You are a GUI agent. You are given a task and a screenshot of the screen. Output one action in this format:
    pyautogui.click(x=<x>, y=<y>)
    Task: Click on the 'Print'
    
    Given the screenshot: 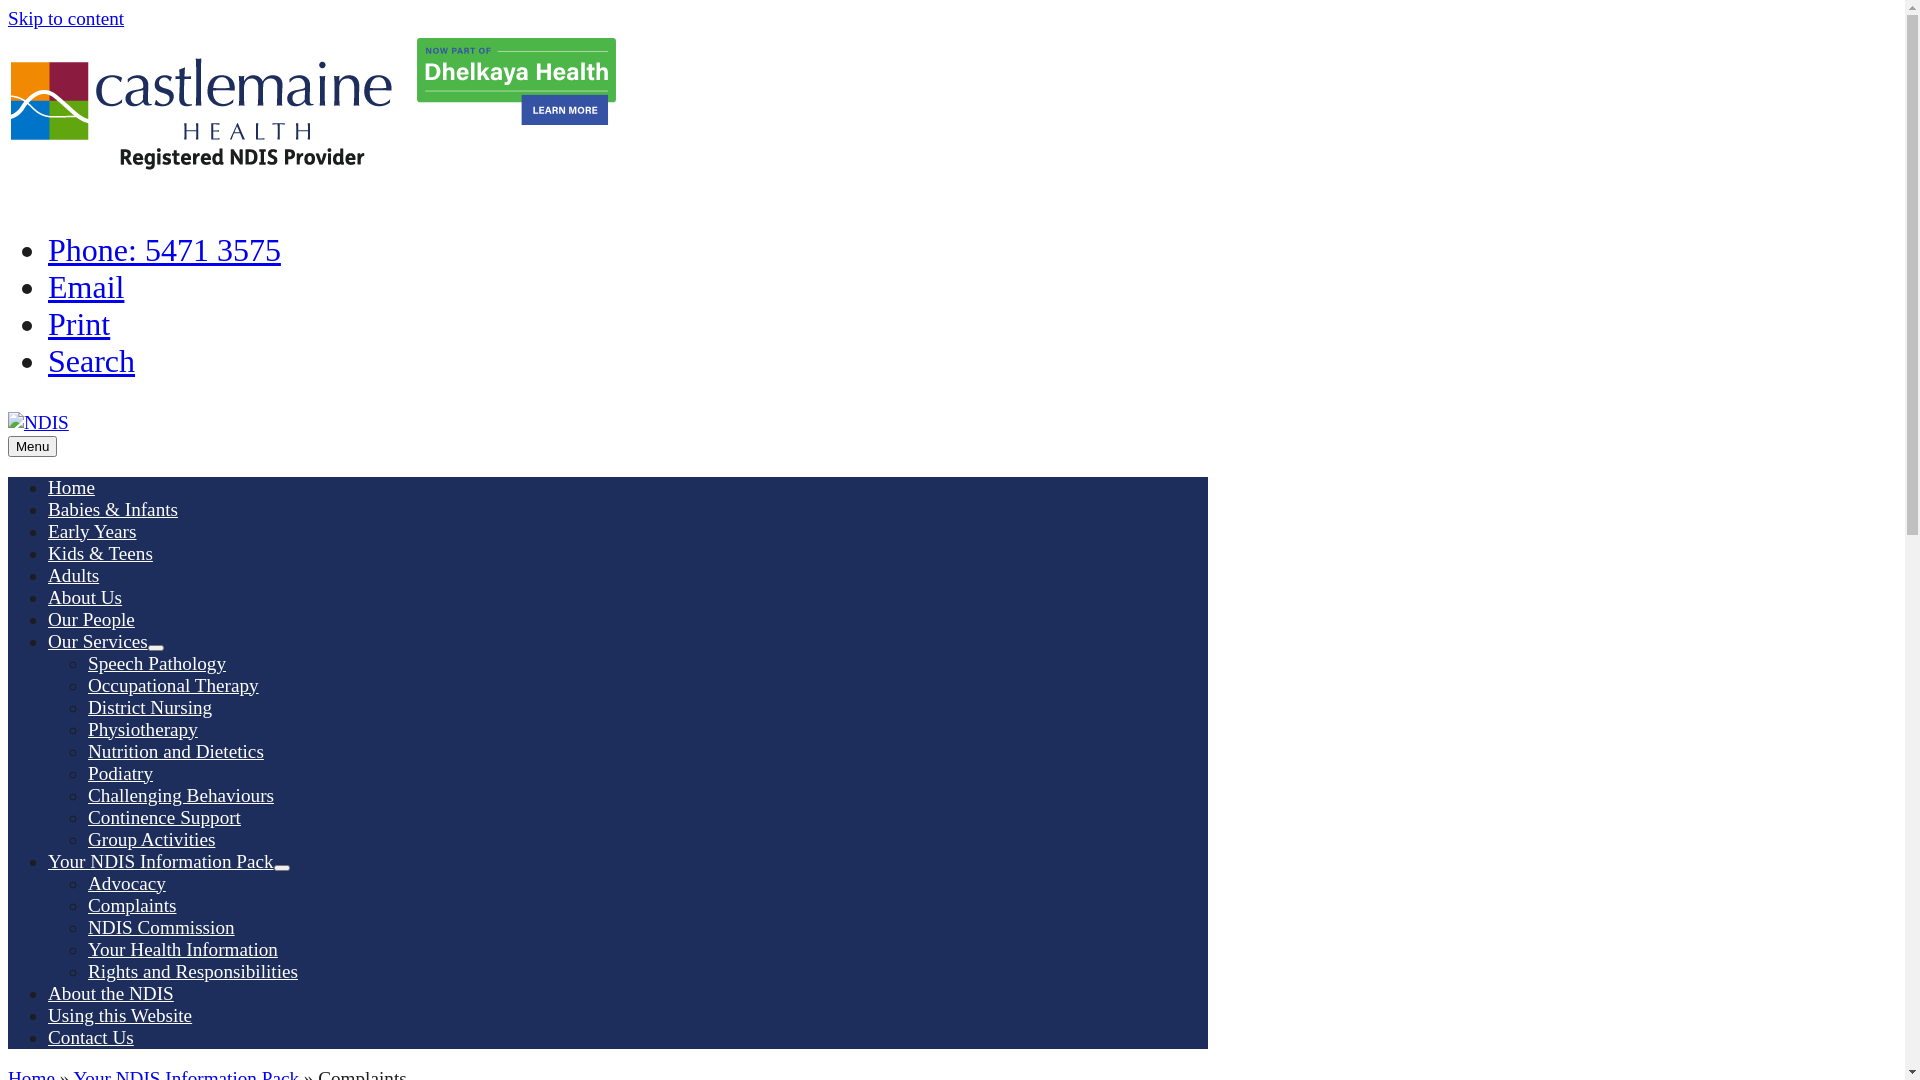 What is the action you would take?
    pyautogui.click(x=48, y=323)
    